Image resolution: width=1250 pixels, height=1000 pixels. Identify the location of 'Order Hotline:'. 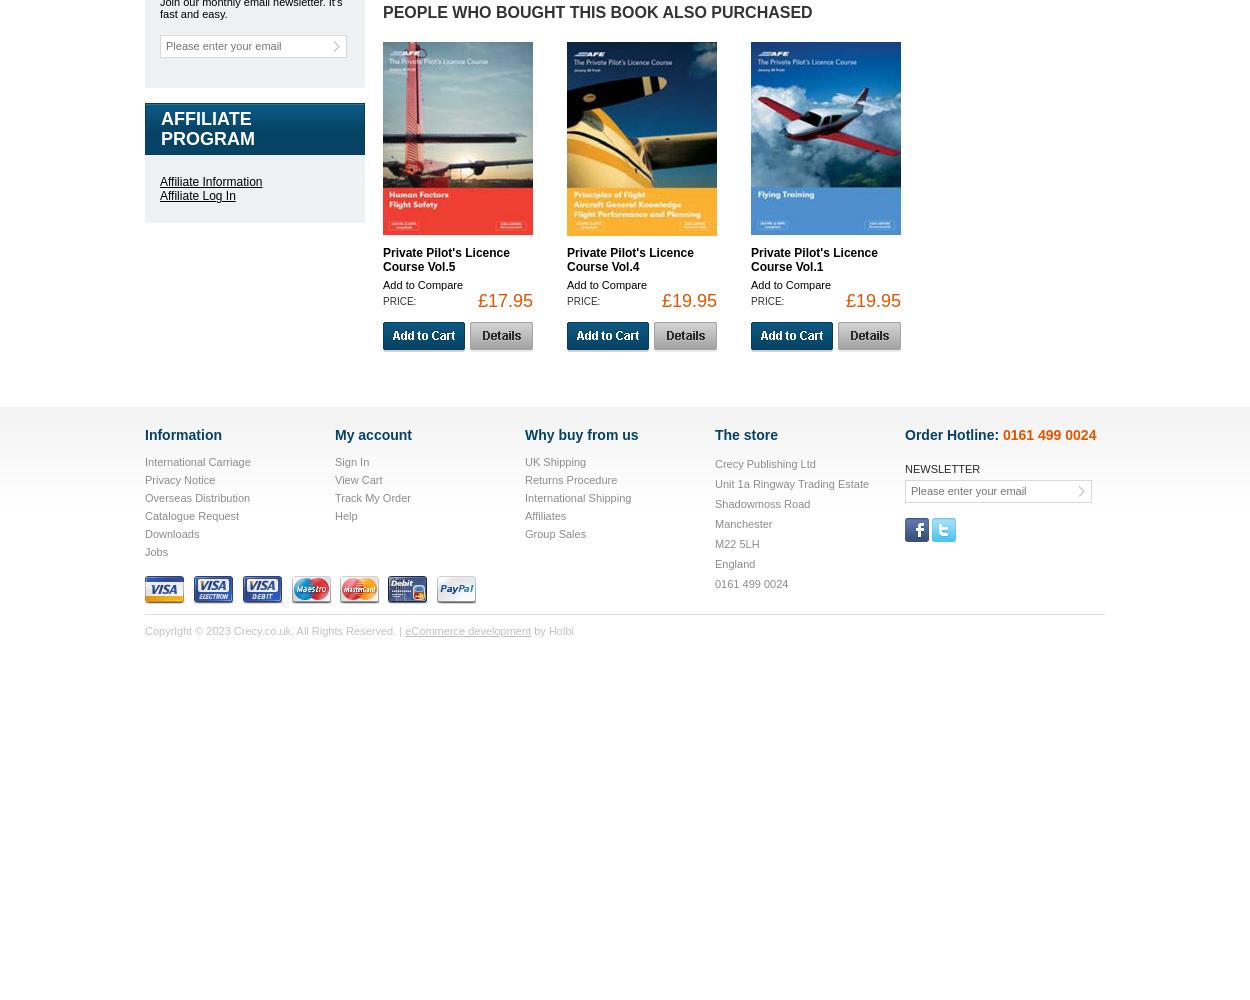
(953, 435).